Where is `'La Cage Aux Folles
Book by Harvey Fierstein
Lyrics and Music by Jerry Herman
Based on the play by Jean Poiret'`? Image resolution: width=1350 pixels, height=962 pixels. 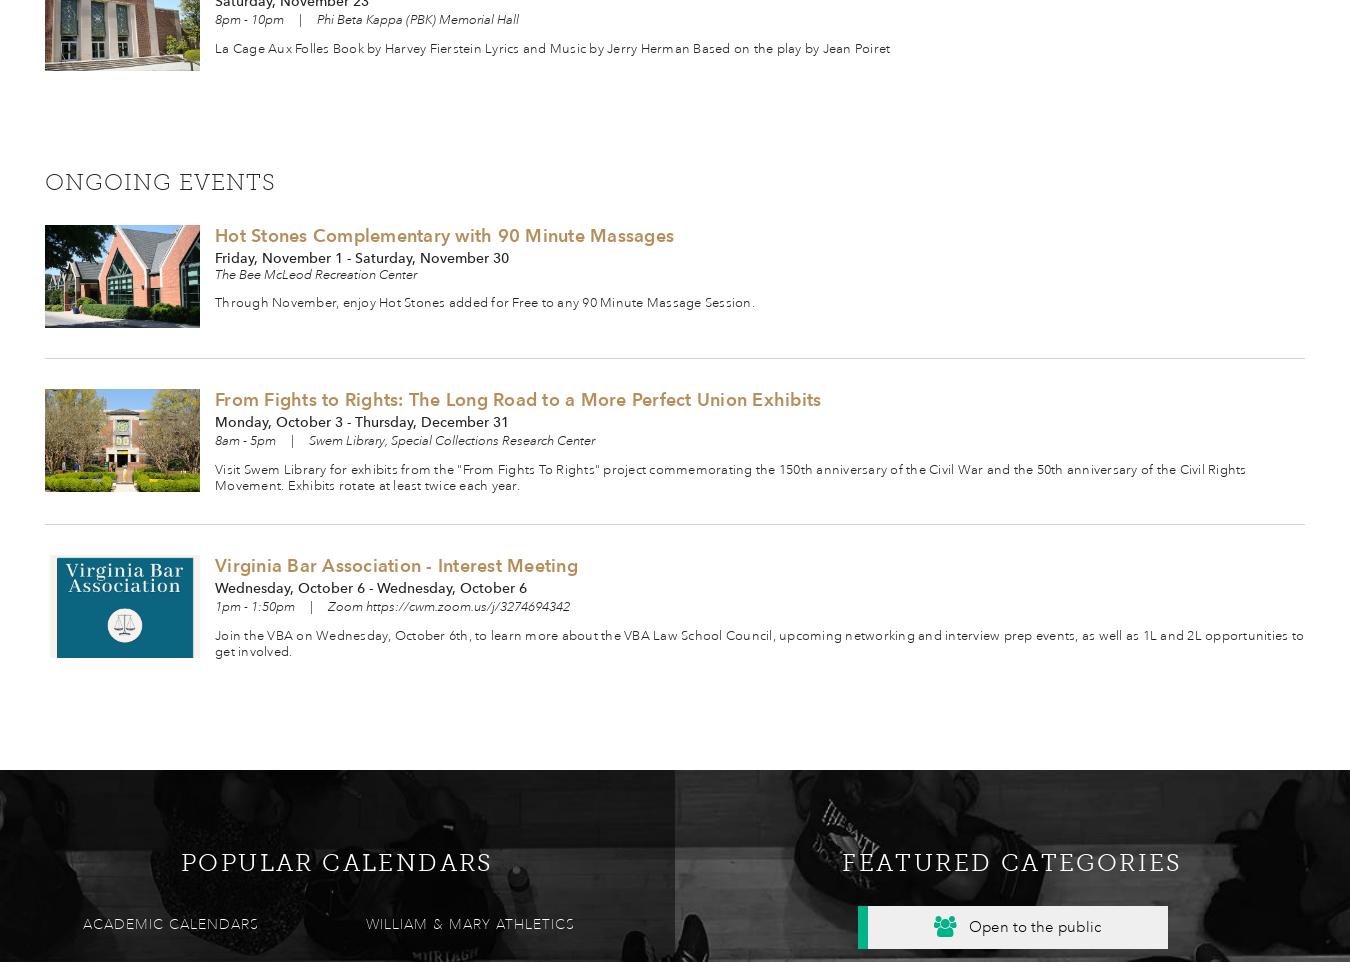 'La Cage Aux Folles
Book by Harvey Fierstein
Lyrics and Music by Jerry Herman
Based on the play by Jean Poiret' is located at coordinates (551, 47).